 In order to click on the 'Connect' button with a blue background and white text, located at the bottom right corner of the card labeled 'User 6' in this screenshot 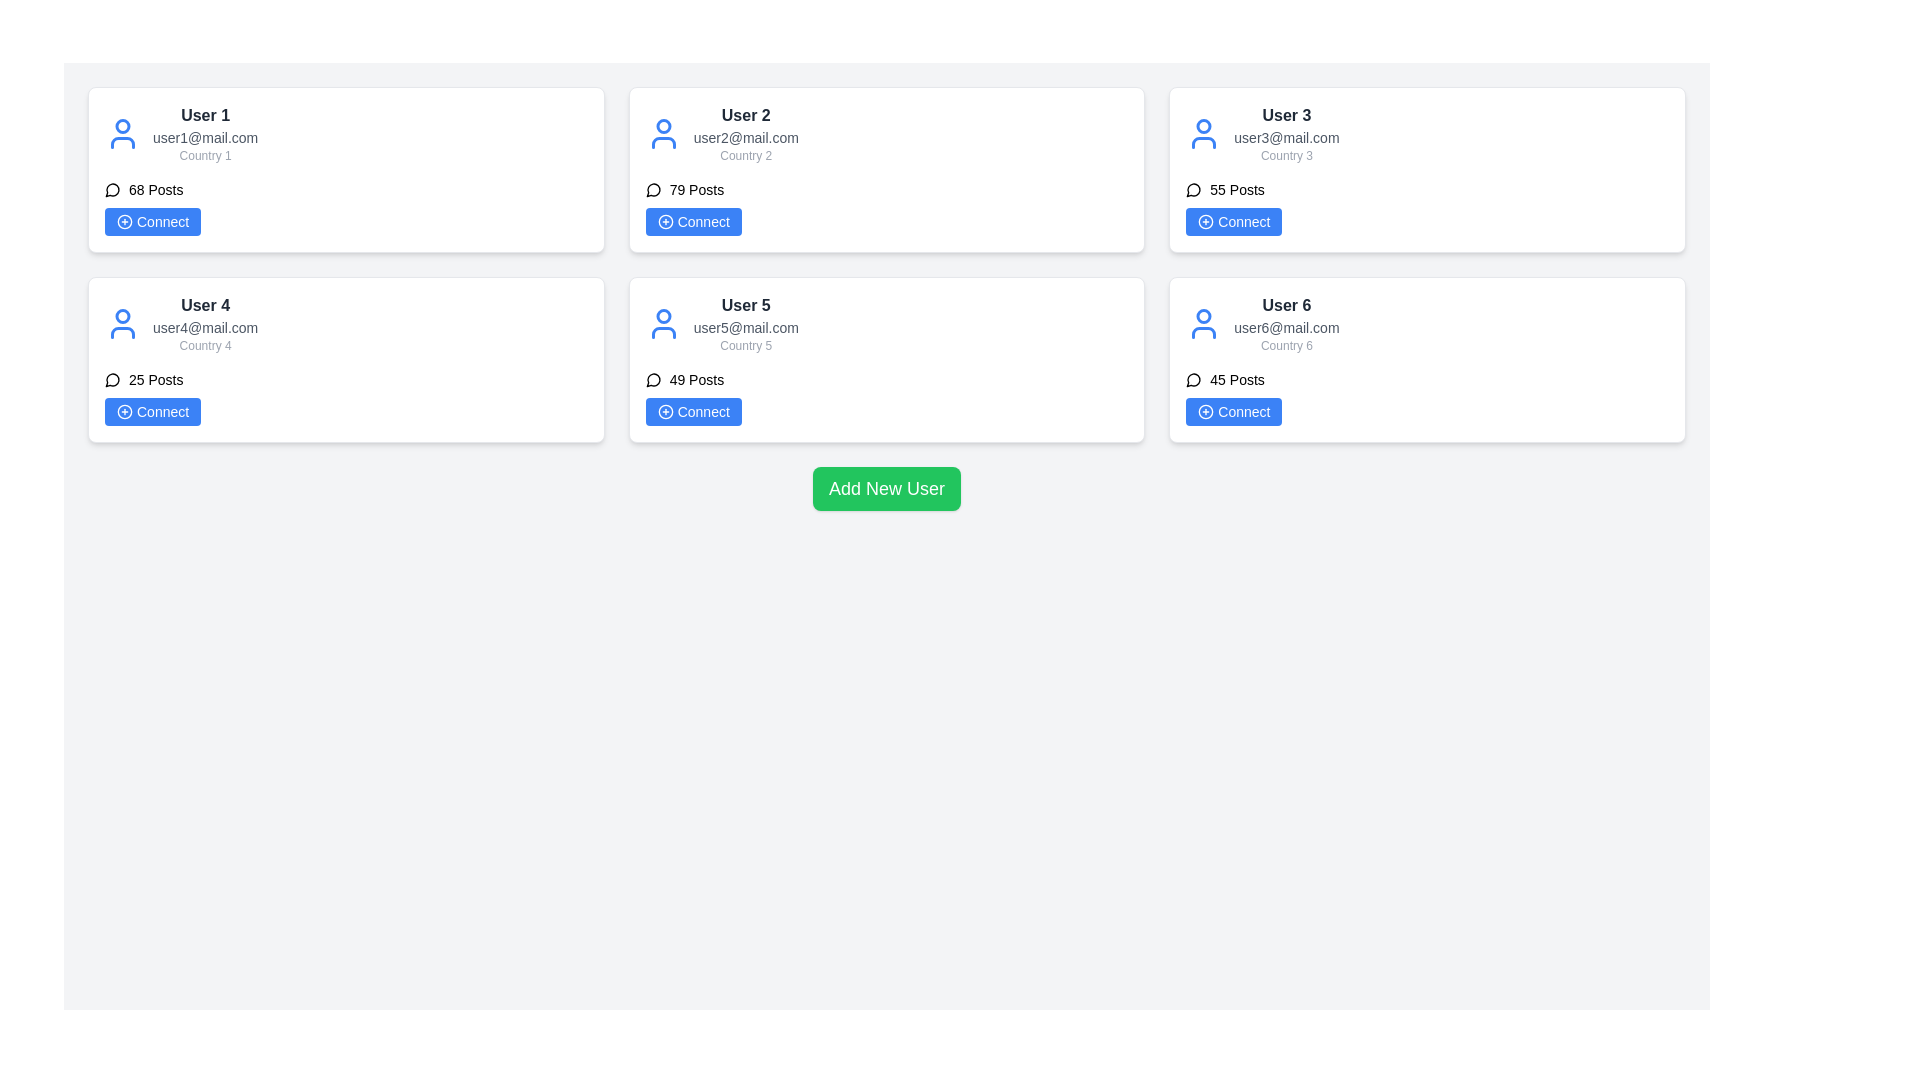, I will do `click(1233, 411)`.